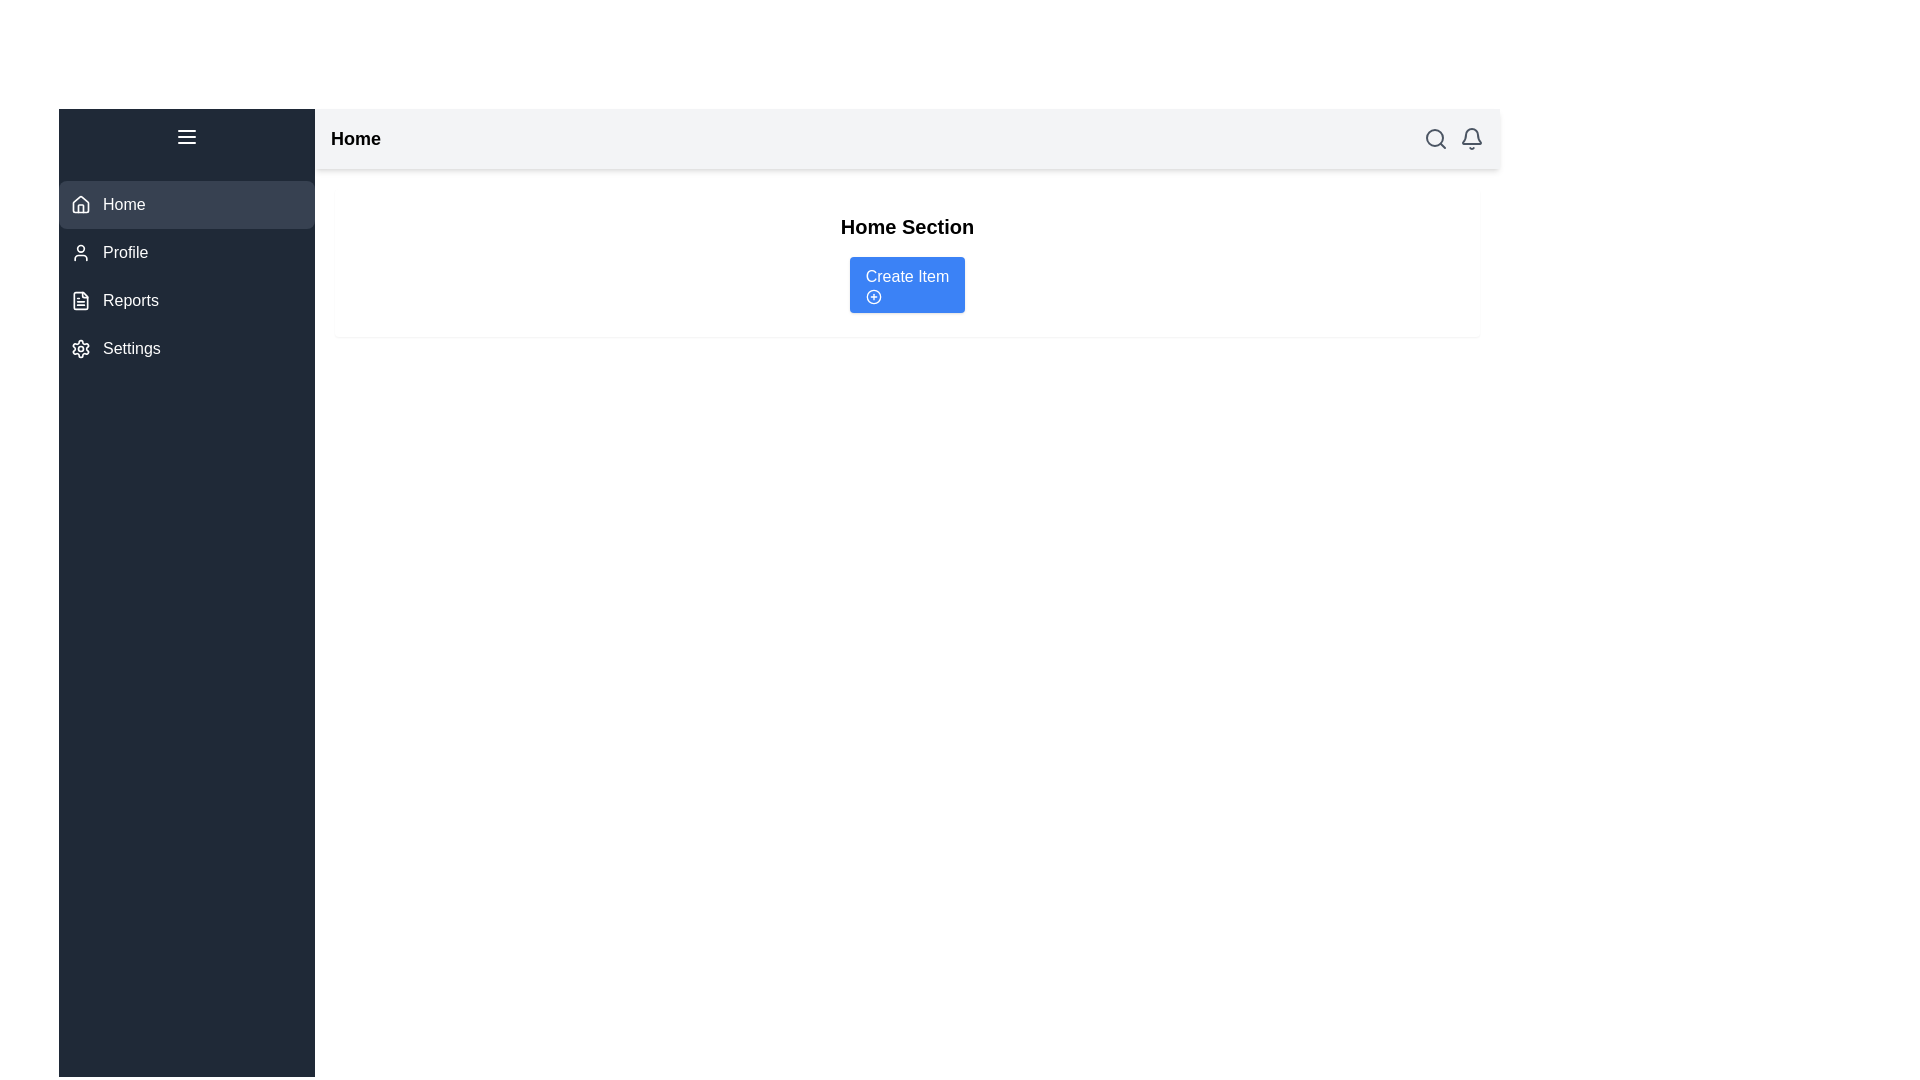 Image resolution: width=1920 pixels, height=1080 pixels. Describe the element at coordinates (80, 252) in the screenshot. I see `the 'Profile' icon, which is a minimalistic SVG graphic of a user, outlined in white on a dark blue background, located in the sidebar panel on the left side of the interface` at that location.